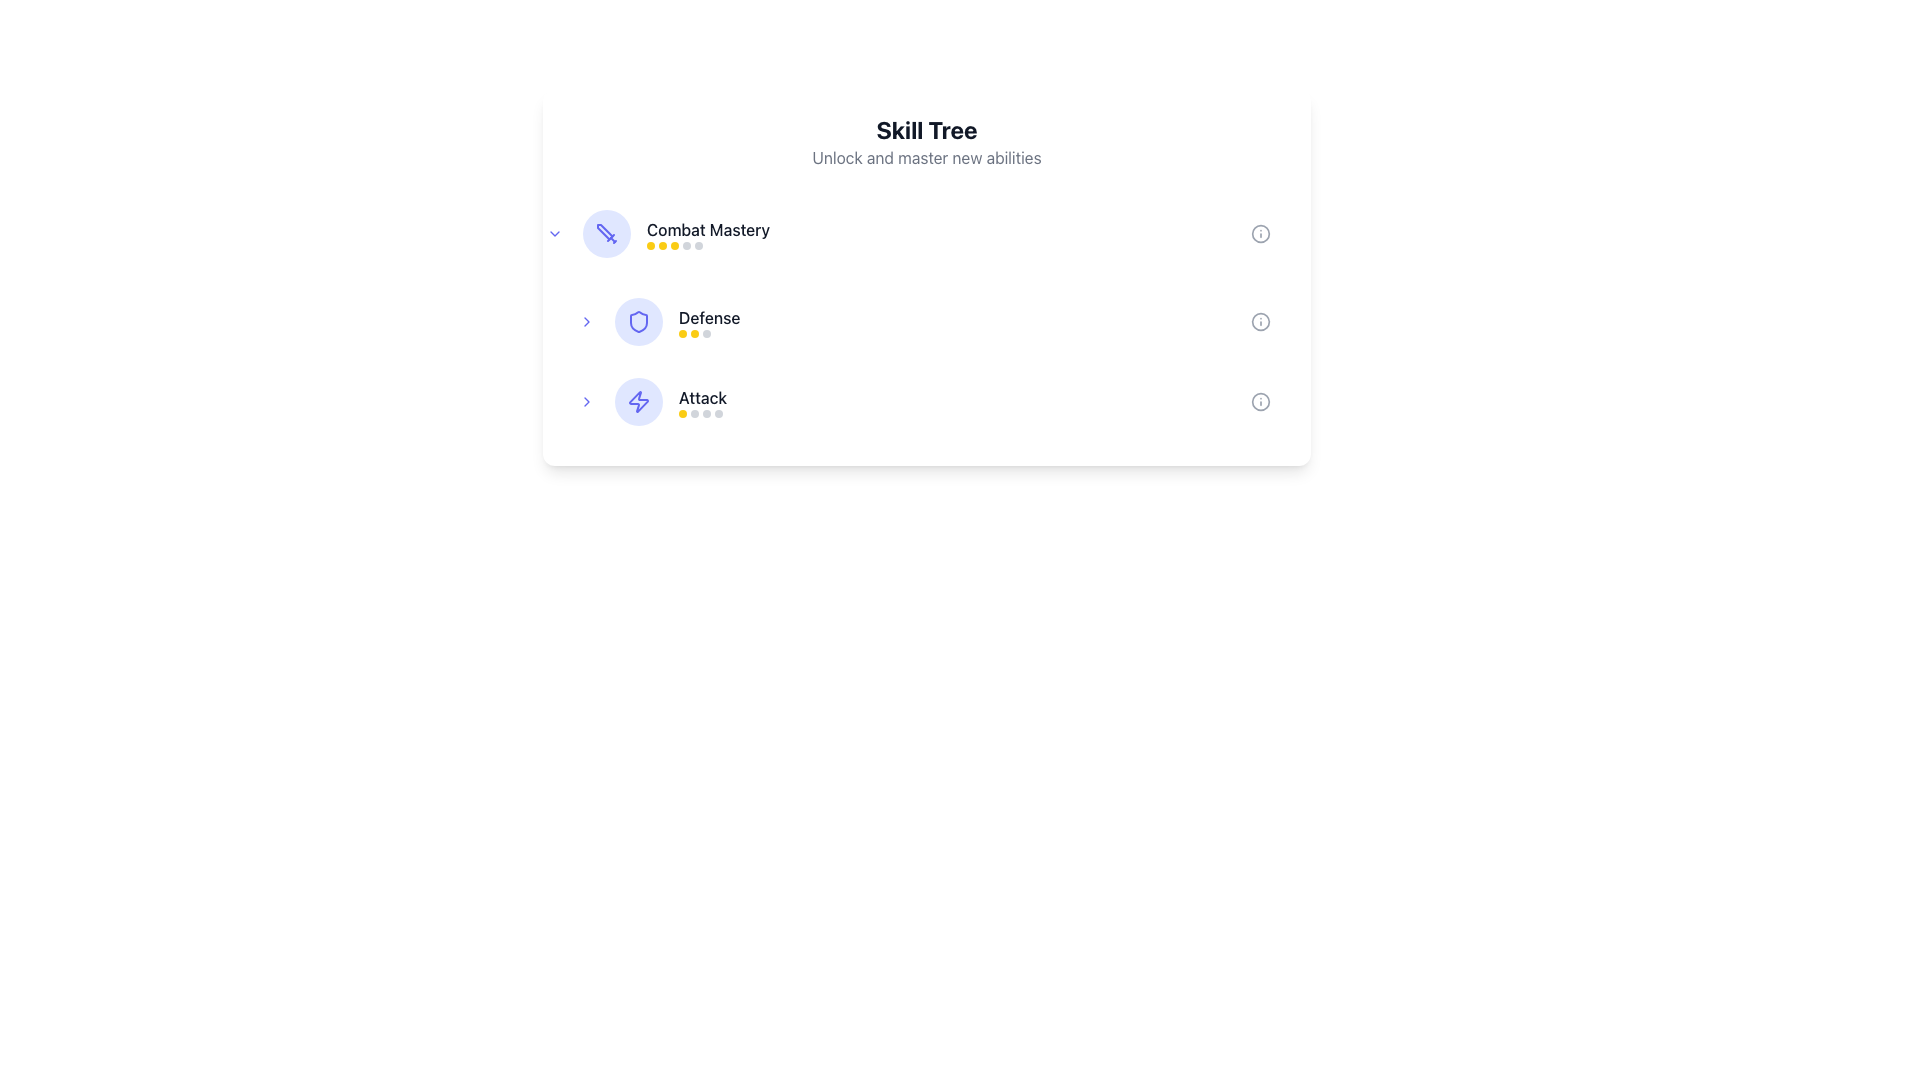 The height and width of the screenshot is (1080, 1920). Describe the element at coordinates (708, 229) in the screenshot. I see `the 'Combat Mastery' text label element` at that location.